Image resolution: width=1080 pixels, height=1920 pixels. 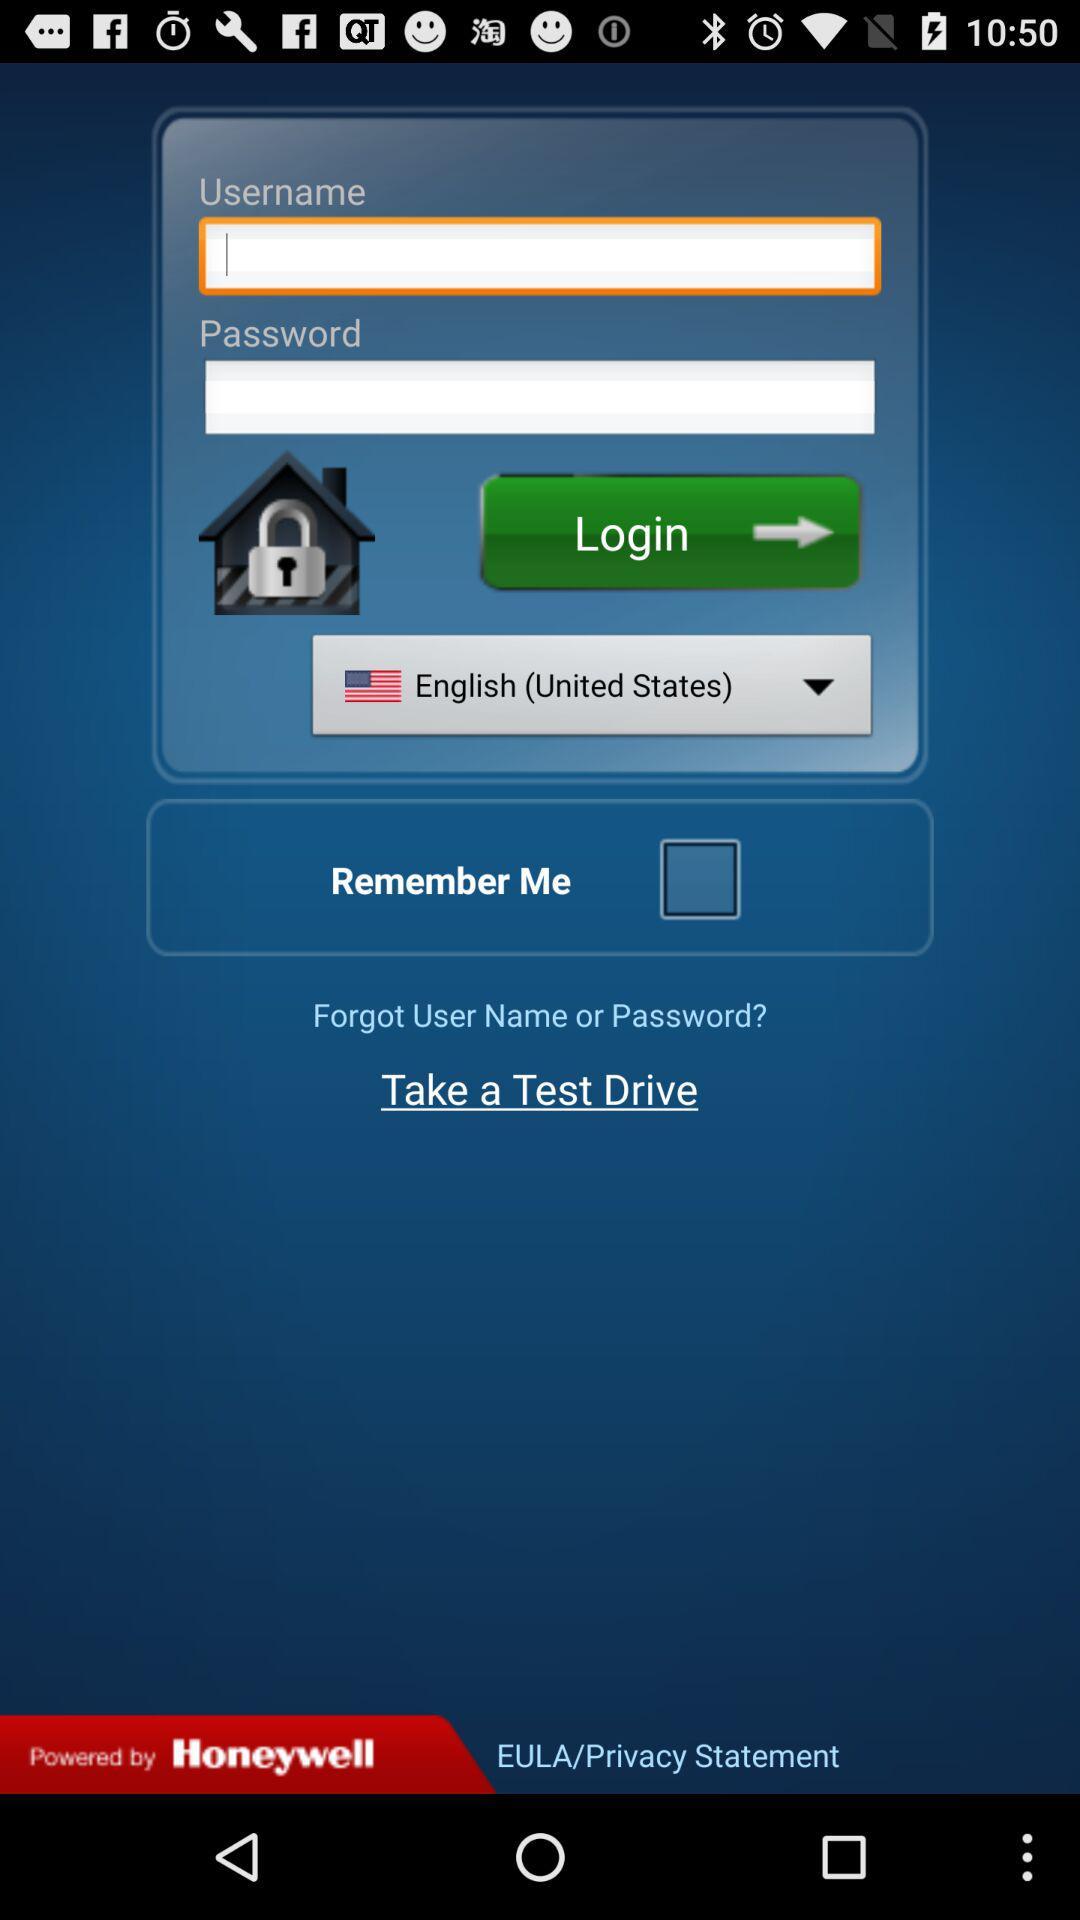 I want to click on advertising, so click(x=247, y=1753).